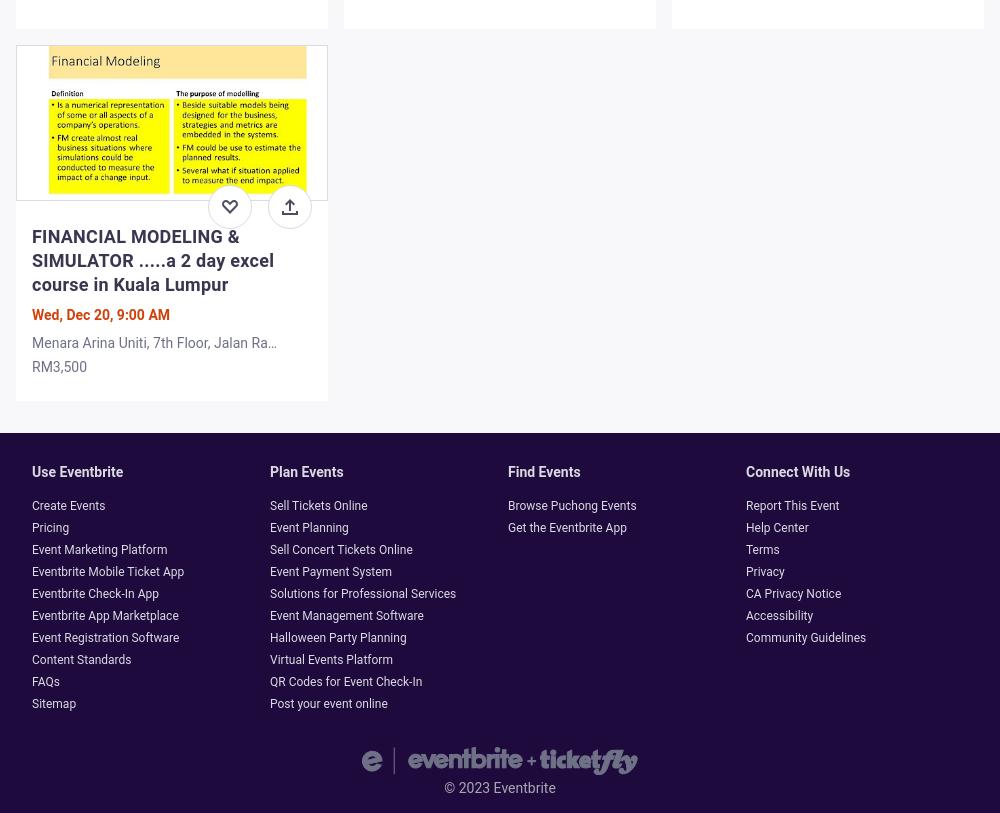  Describe the element at coordinates (270, 472) in the screenshot. I see `'Plan events'` at that location.